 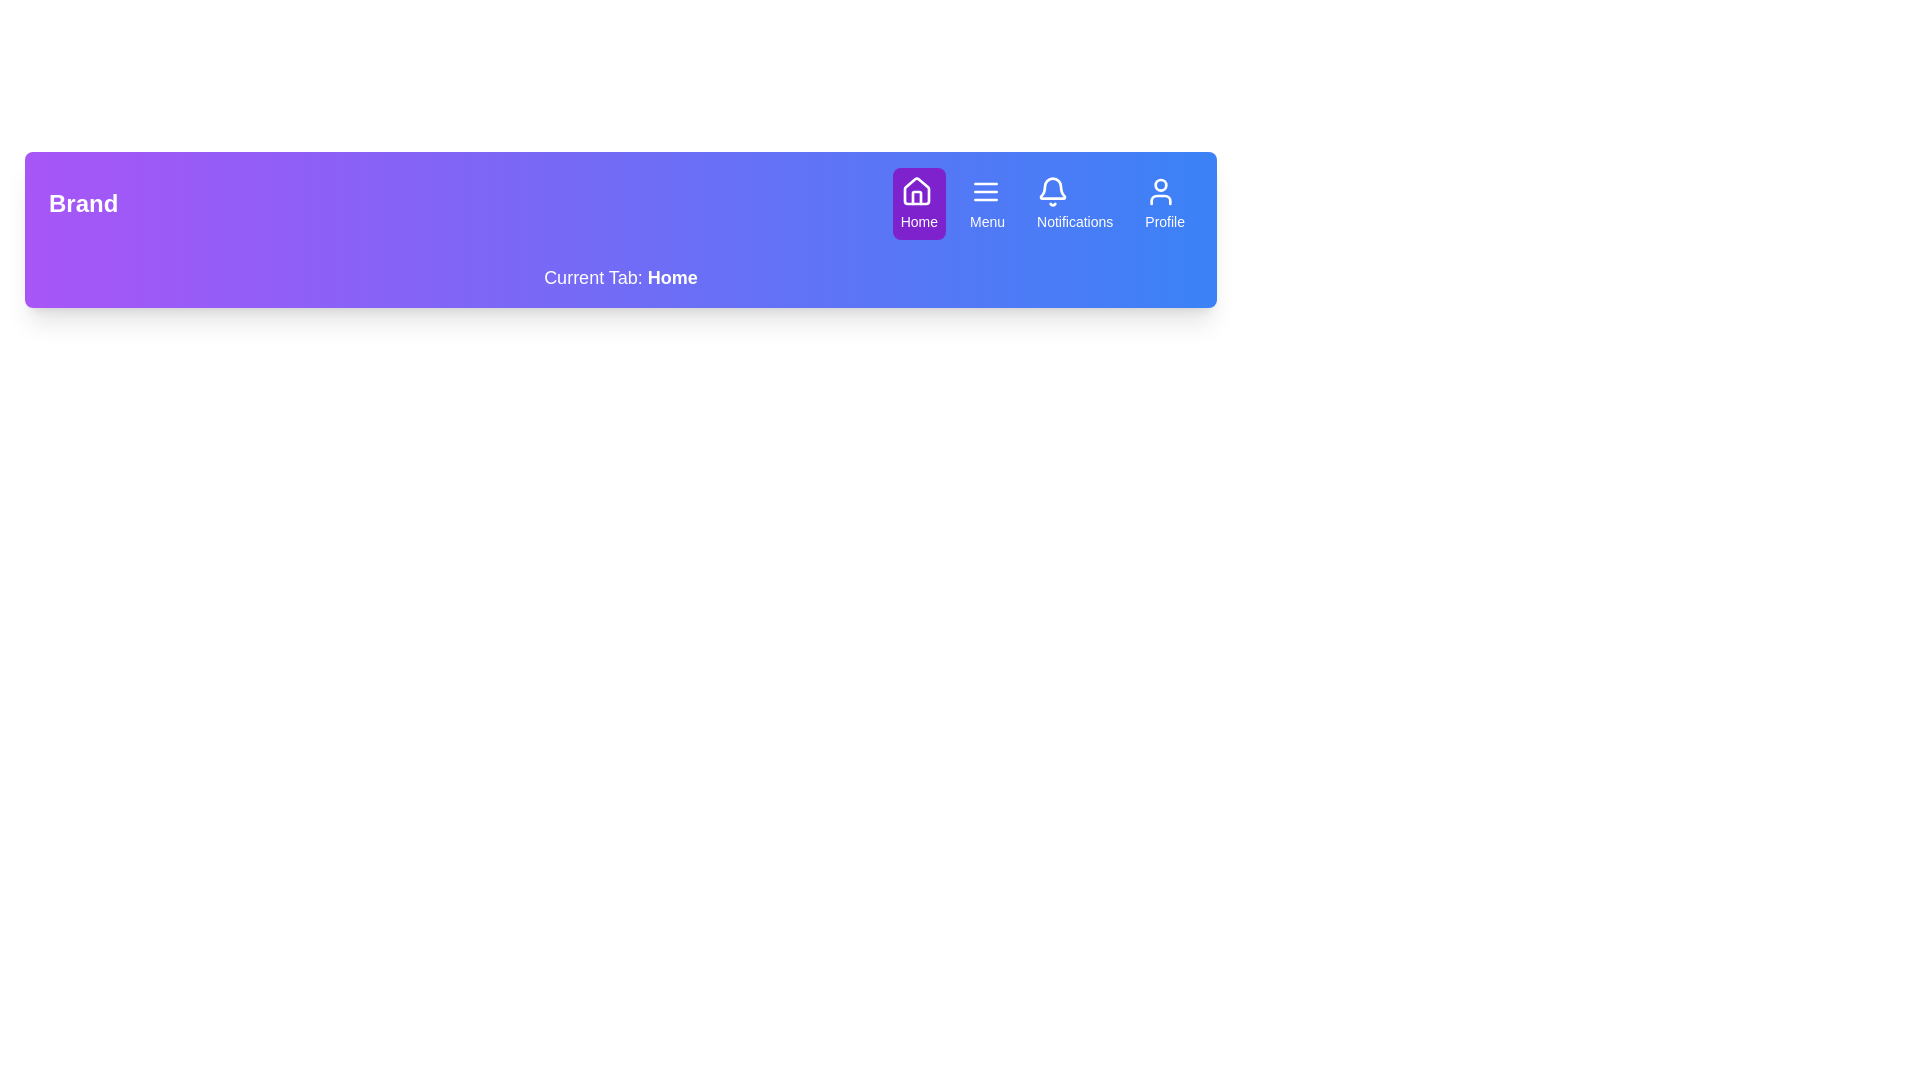 What do you see at coordinates (1165, 204) in the screenshot?
I see `the 'Profile' button, which features a user icon and is located on the rightmost side of the horizontal navigation bar` at bounding box center [1165, 204].